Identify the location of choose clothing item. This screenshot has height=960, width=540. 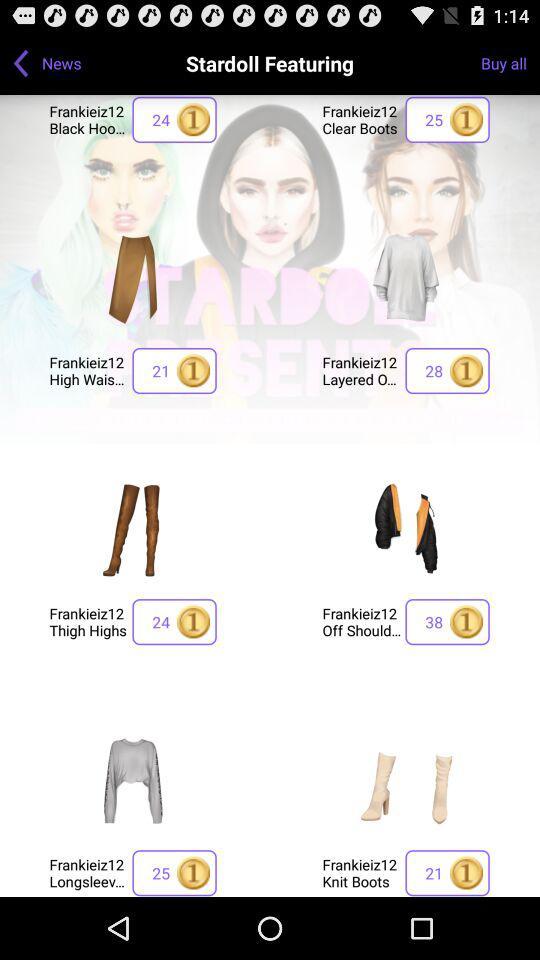
(405, 779).